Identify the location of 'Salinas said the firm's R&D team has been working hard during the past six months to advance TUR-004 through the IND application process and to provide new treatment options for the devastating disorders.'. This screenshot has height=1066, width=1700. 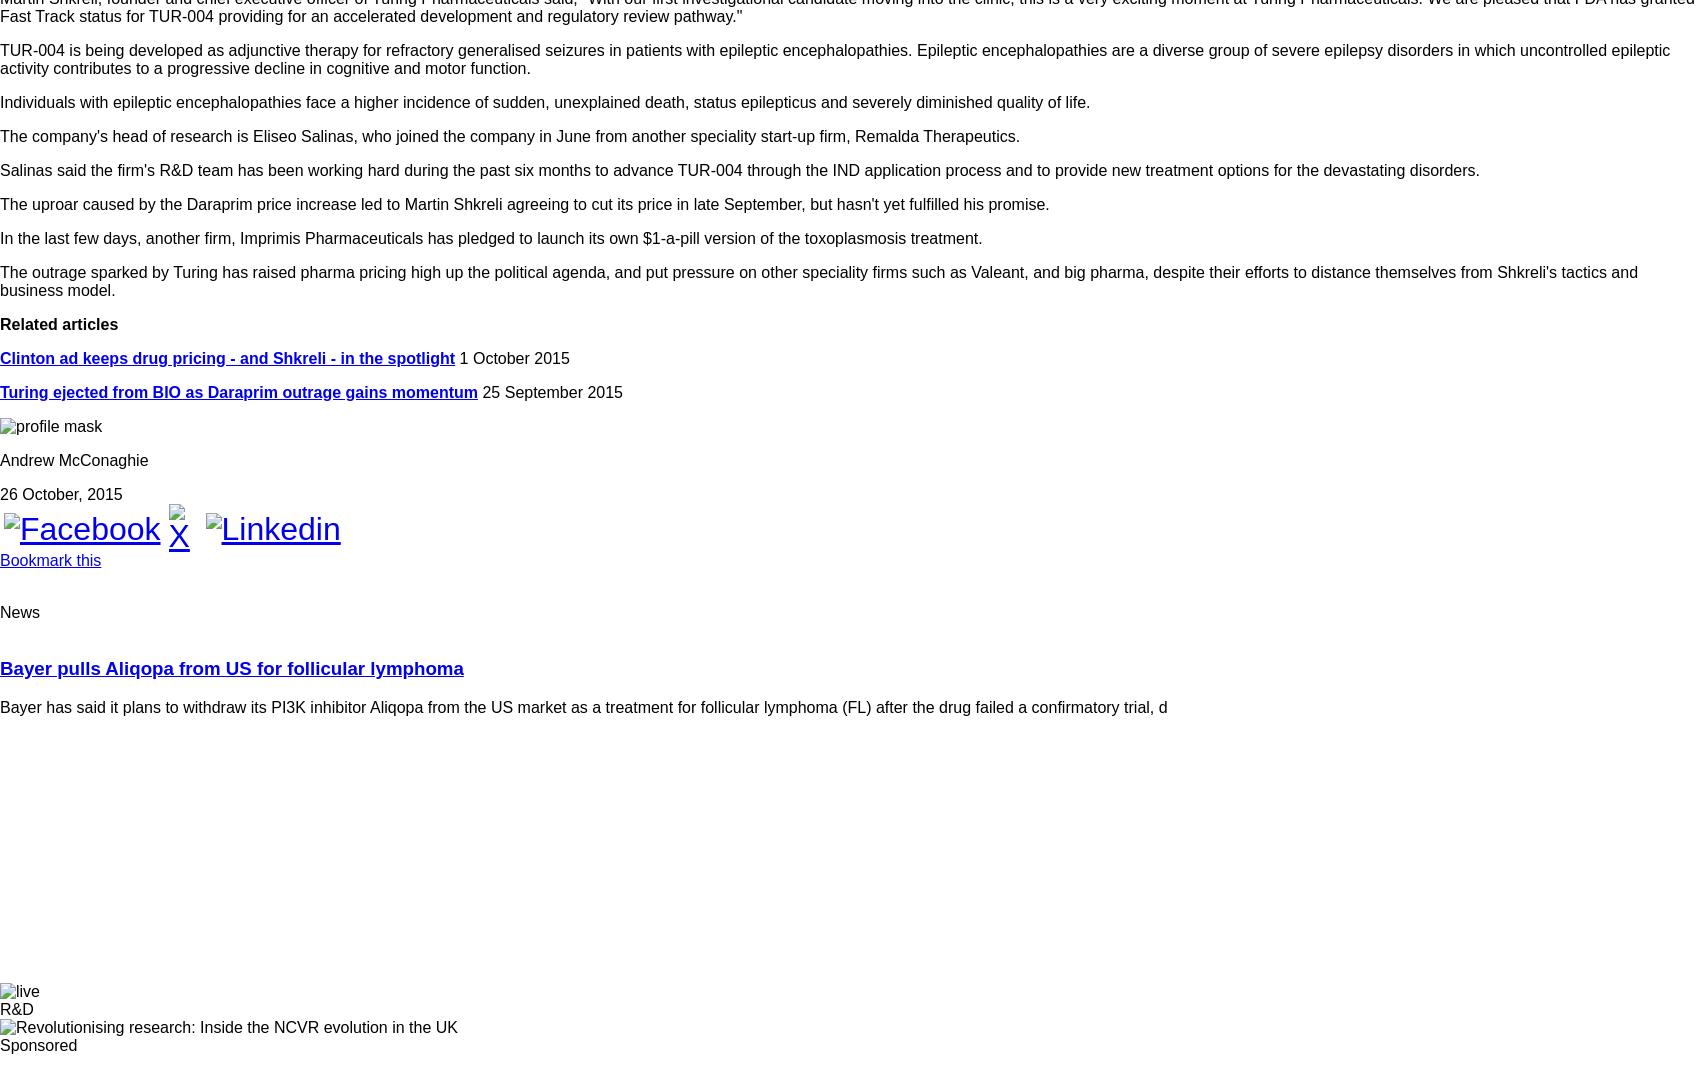
(740, 168).